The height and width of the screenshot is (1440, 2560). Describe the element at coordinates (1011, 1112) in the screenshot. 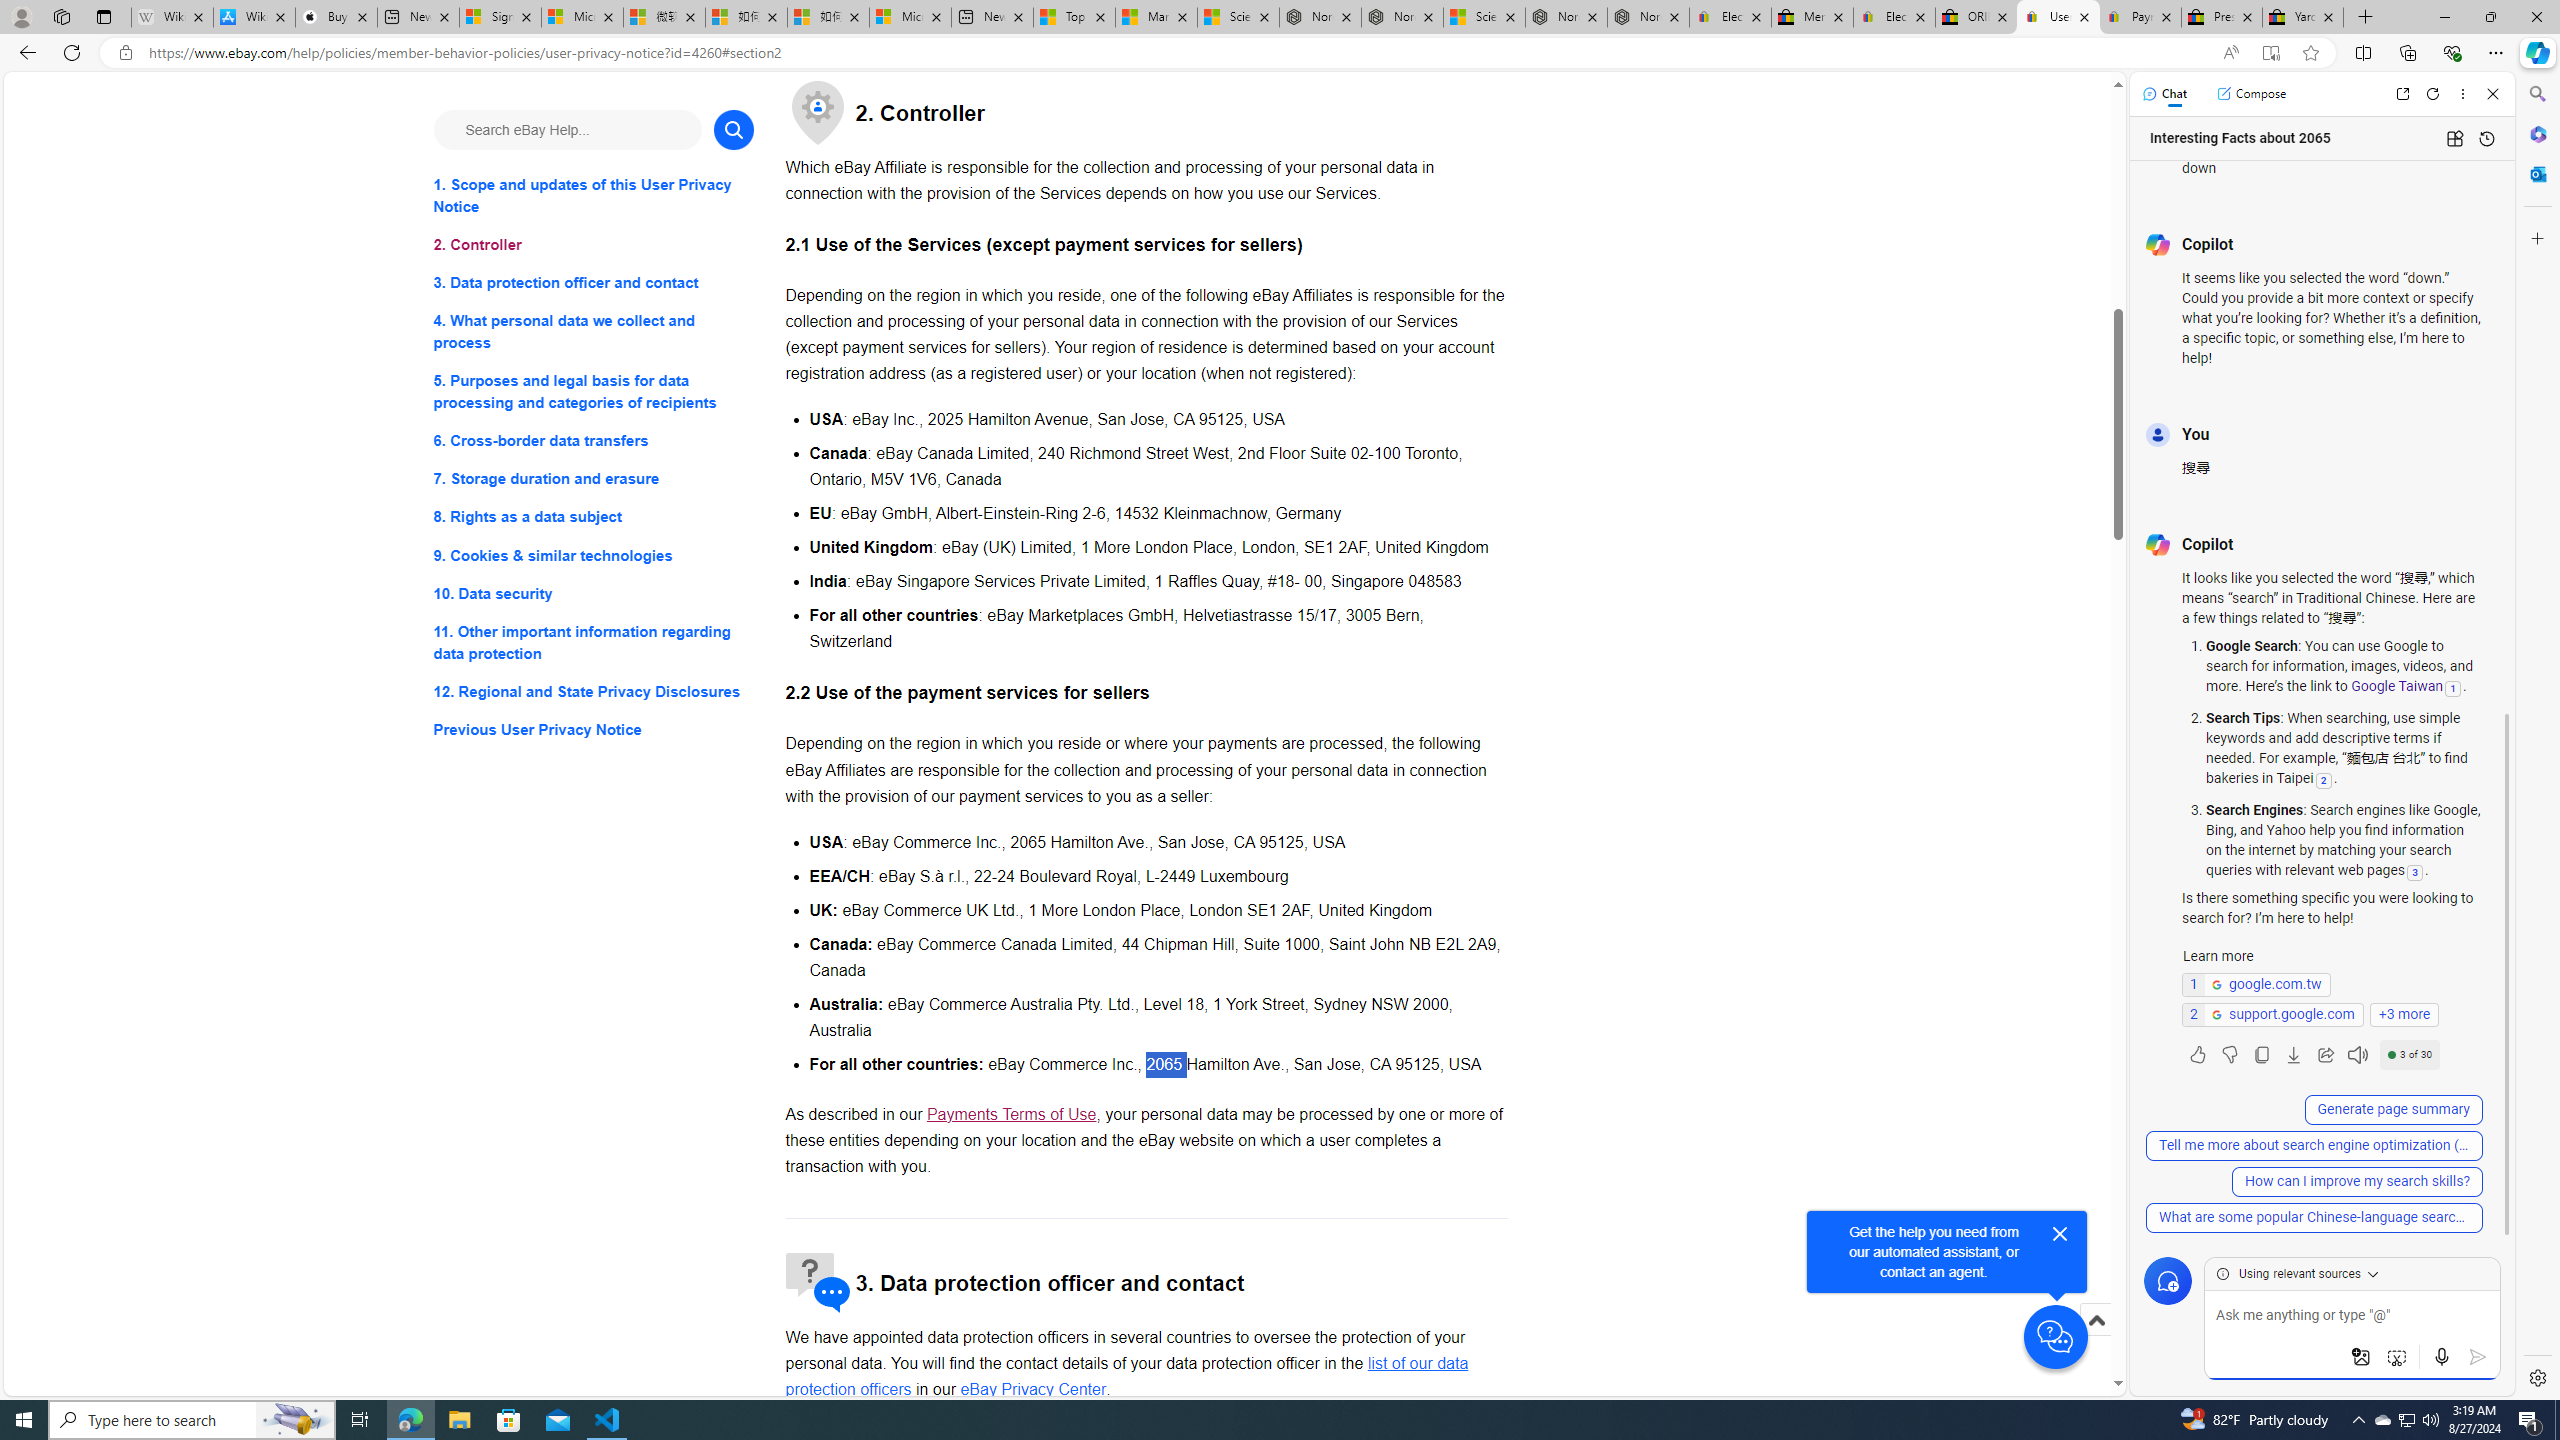

I see `'Payments Terms of Use - opens in new window or tab'` at that location.